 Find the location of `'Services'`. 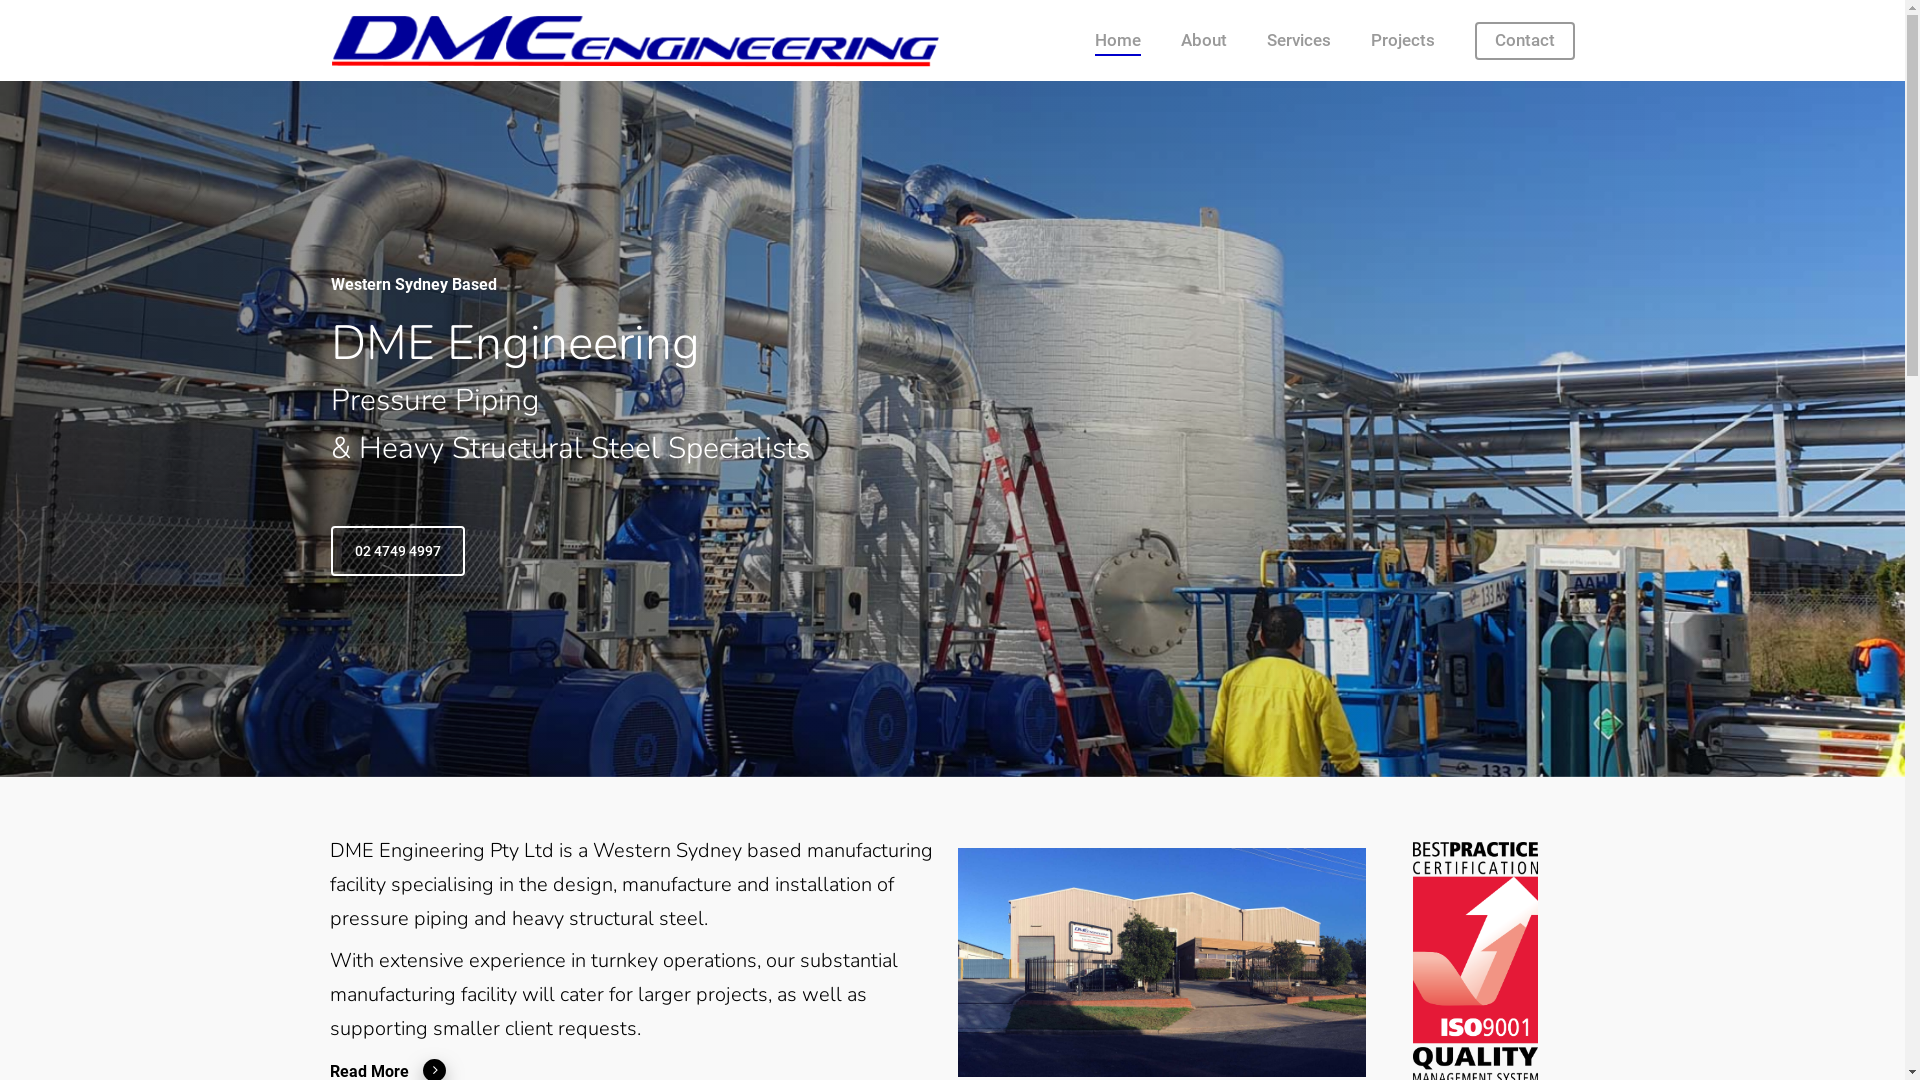

'Services' is located at coordinates (1299, 40).